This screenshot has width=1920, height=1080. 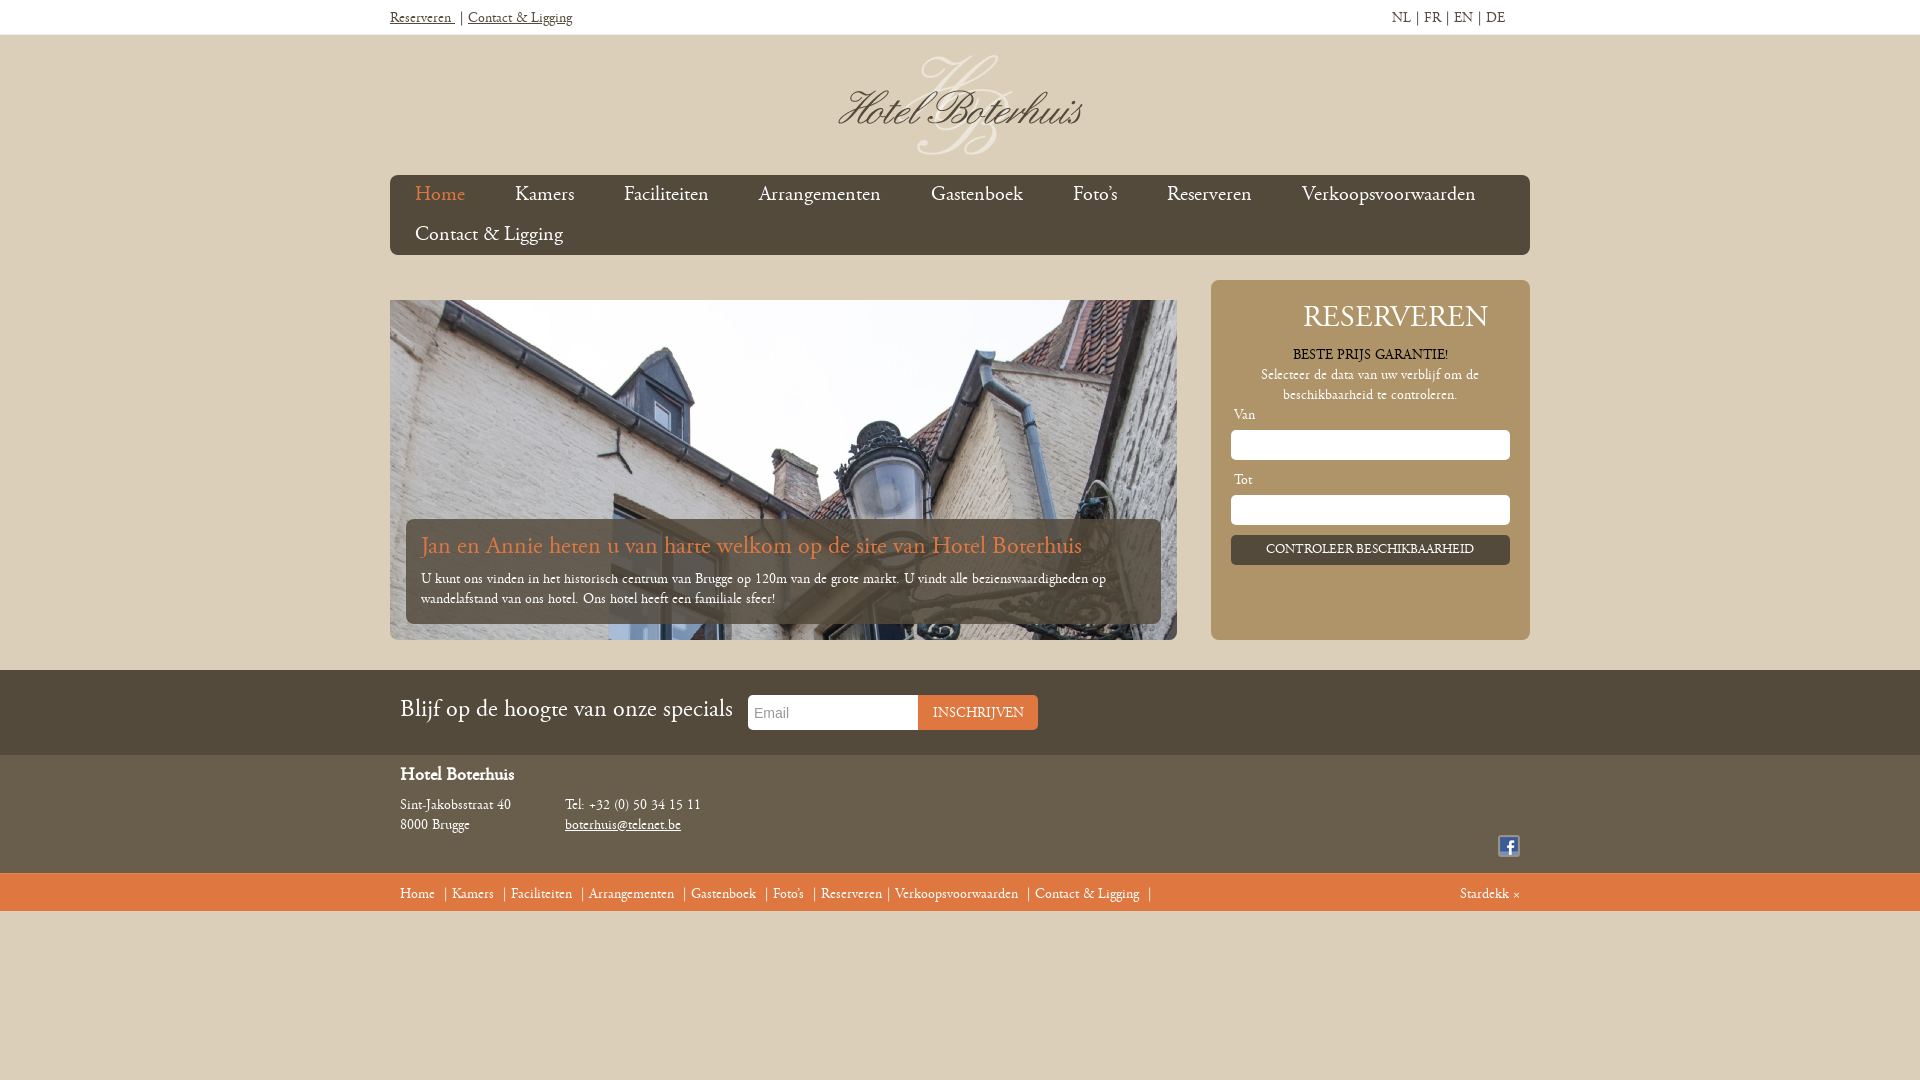 I want to click on 'Contact & Ligging', so click(x=489, y=234).